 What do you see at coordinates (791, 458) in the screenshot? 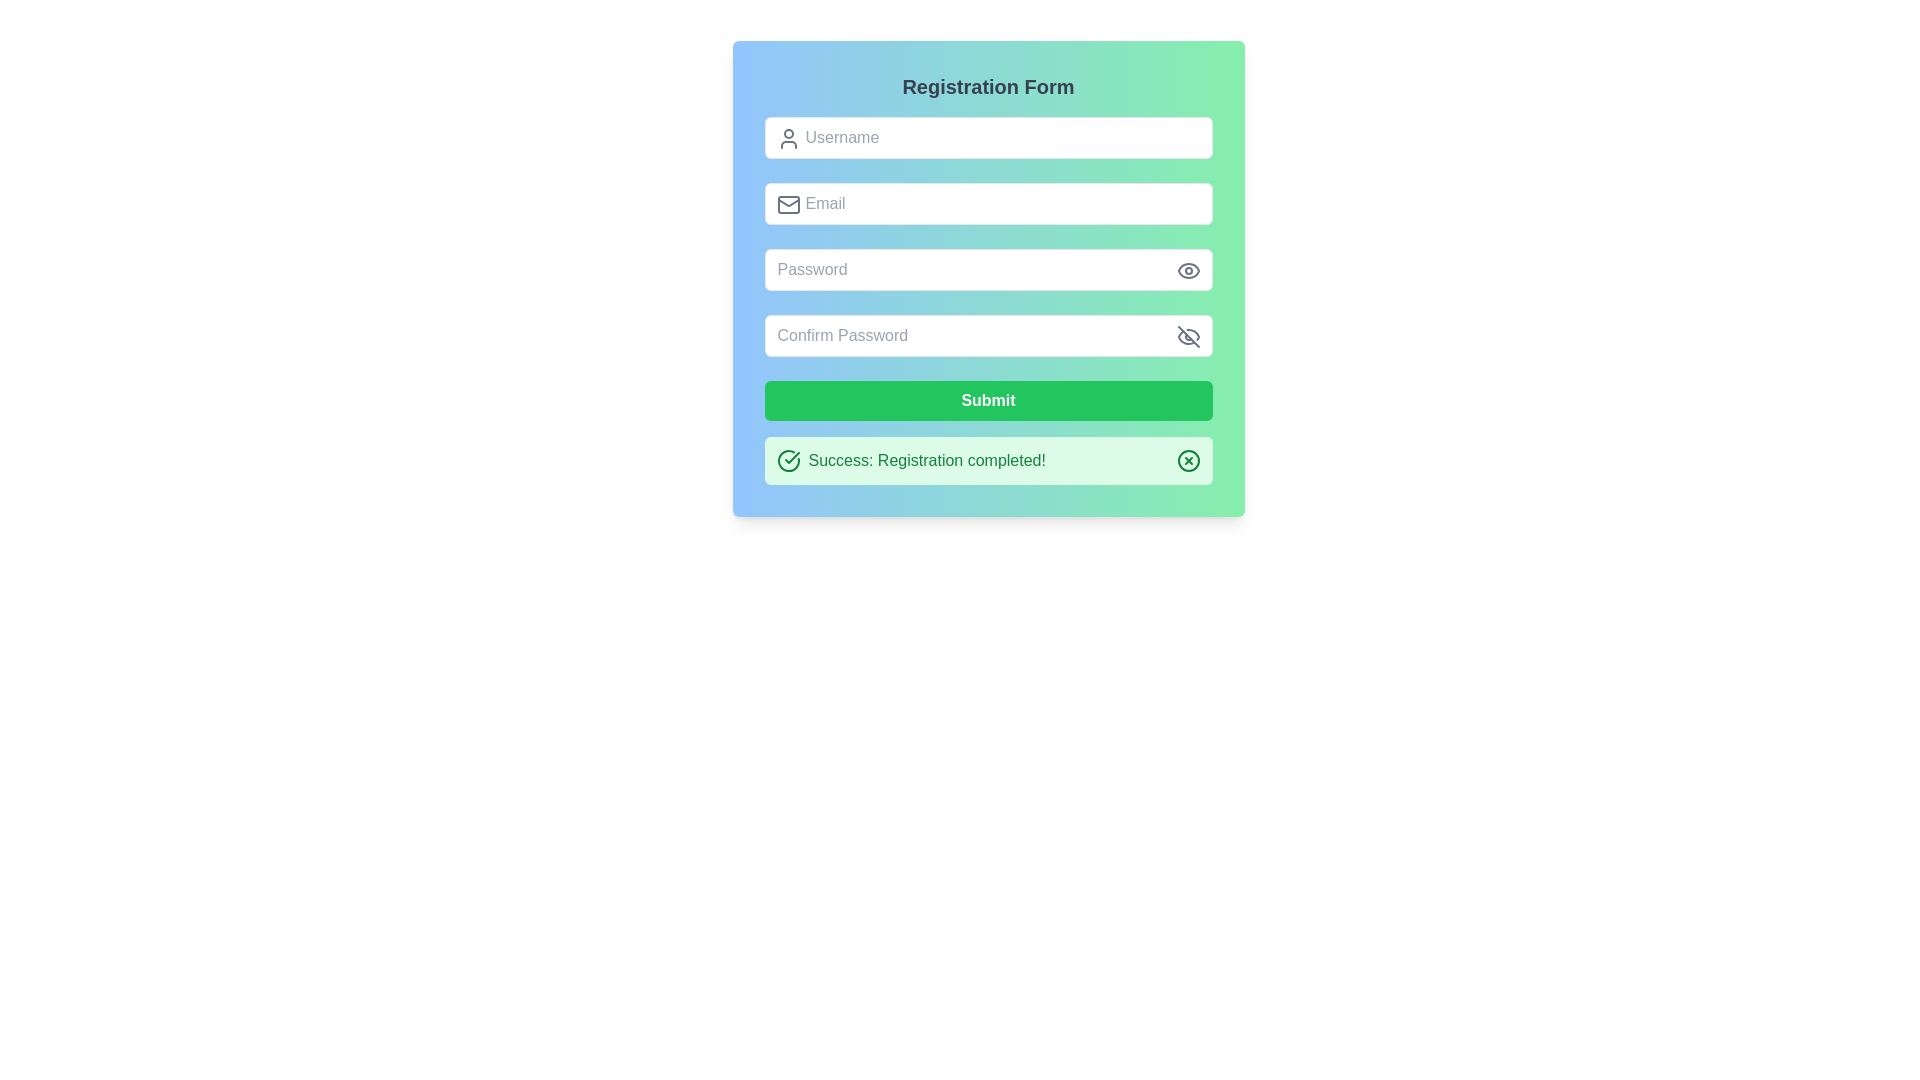
I see `the graphical checkmark icon, which is part of a circular success indicator located to the left of the success message 'Success: Registration completed!'` at bounding box center [791, 458].